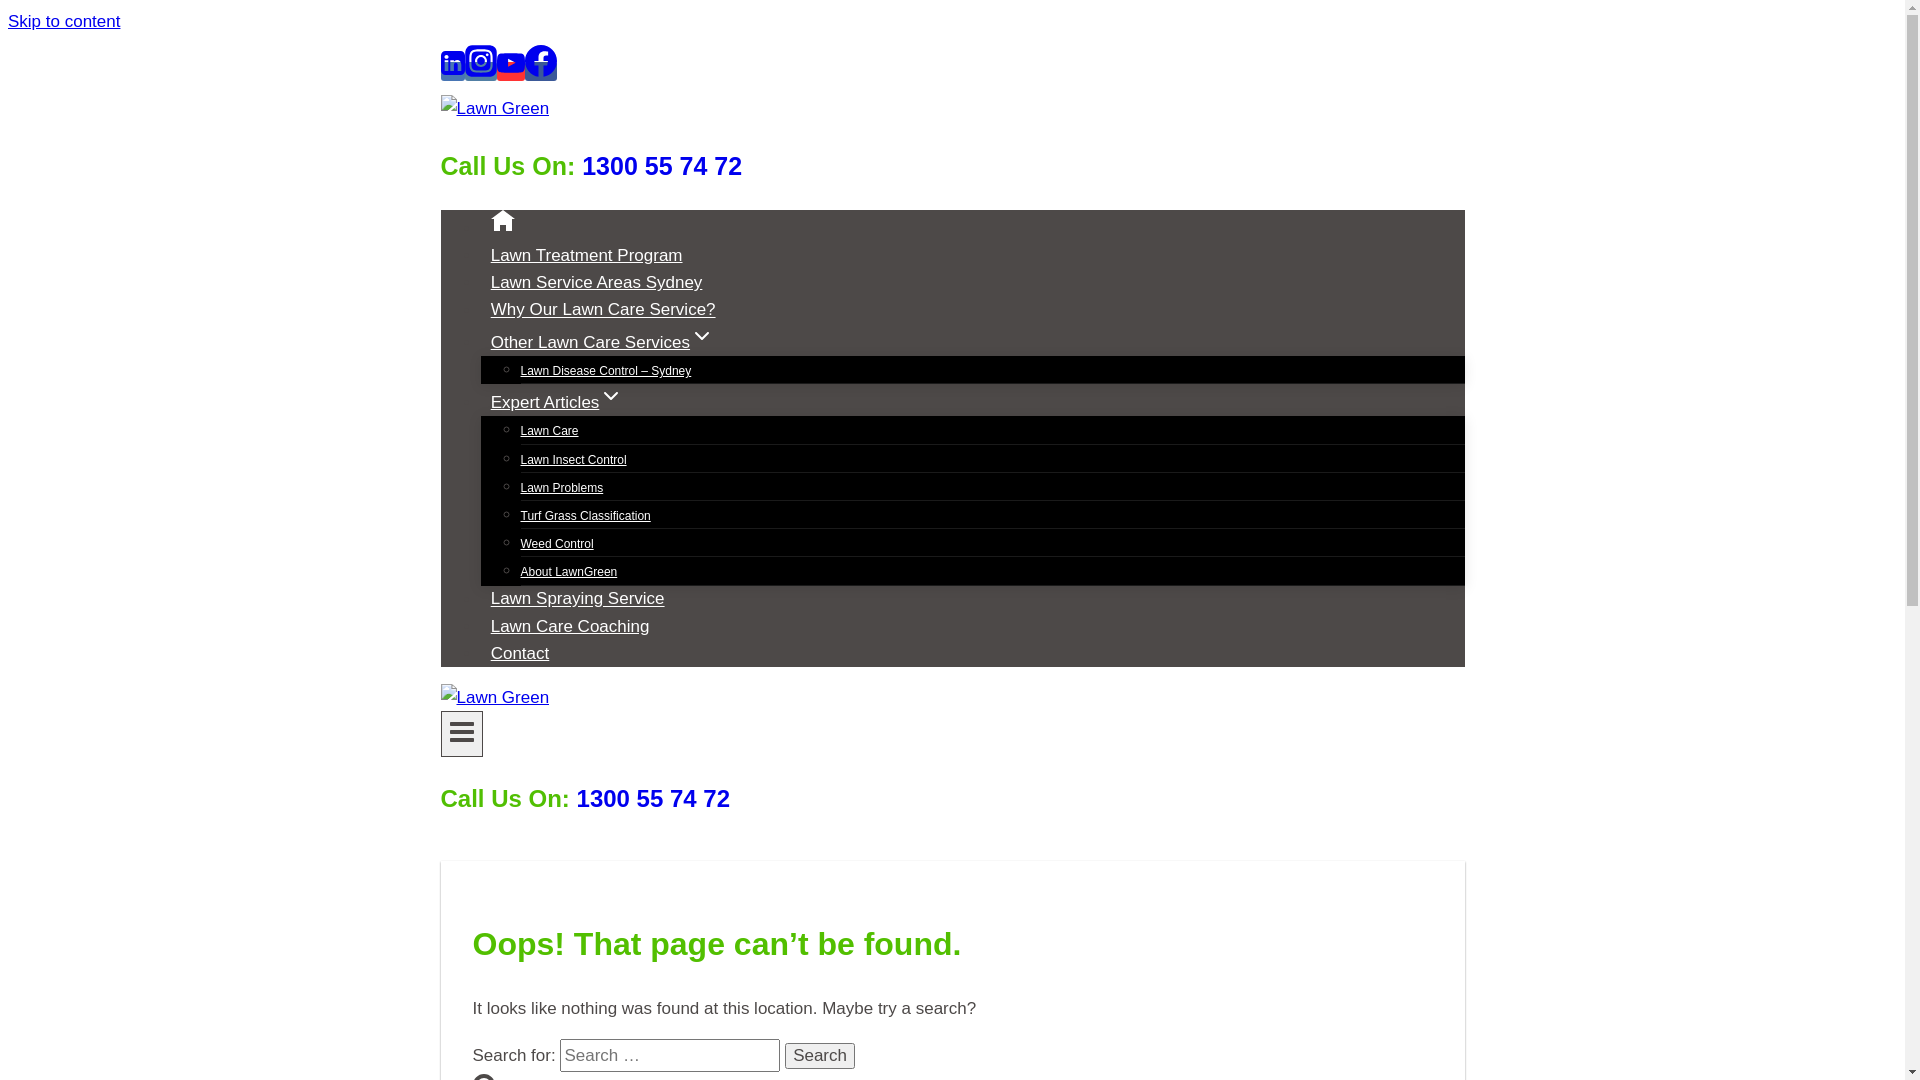  What do you see at coordinates (539, 70) in the screenshot?
I see `'Facebook'` at bounding box center [539, 70].